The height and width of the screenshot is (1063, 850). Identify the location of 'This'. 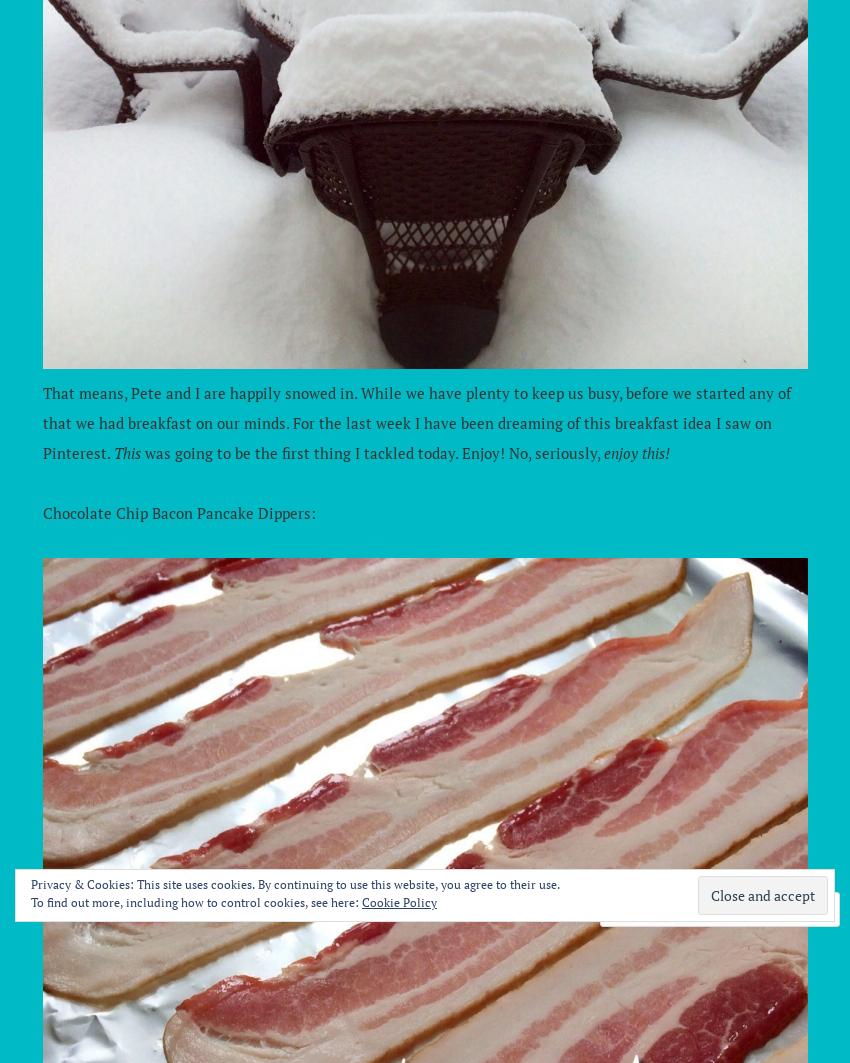
(125, 453).